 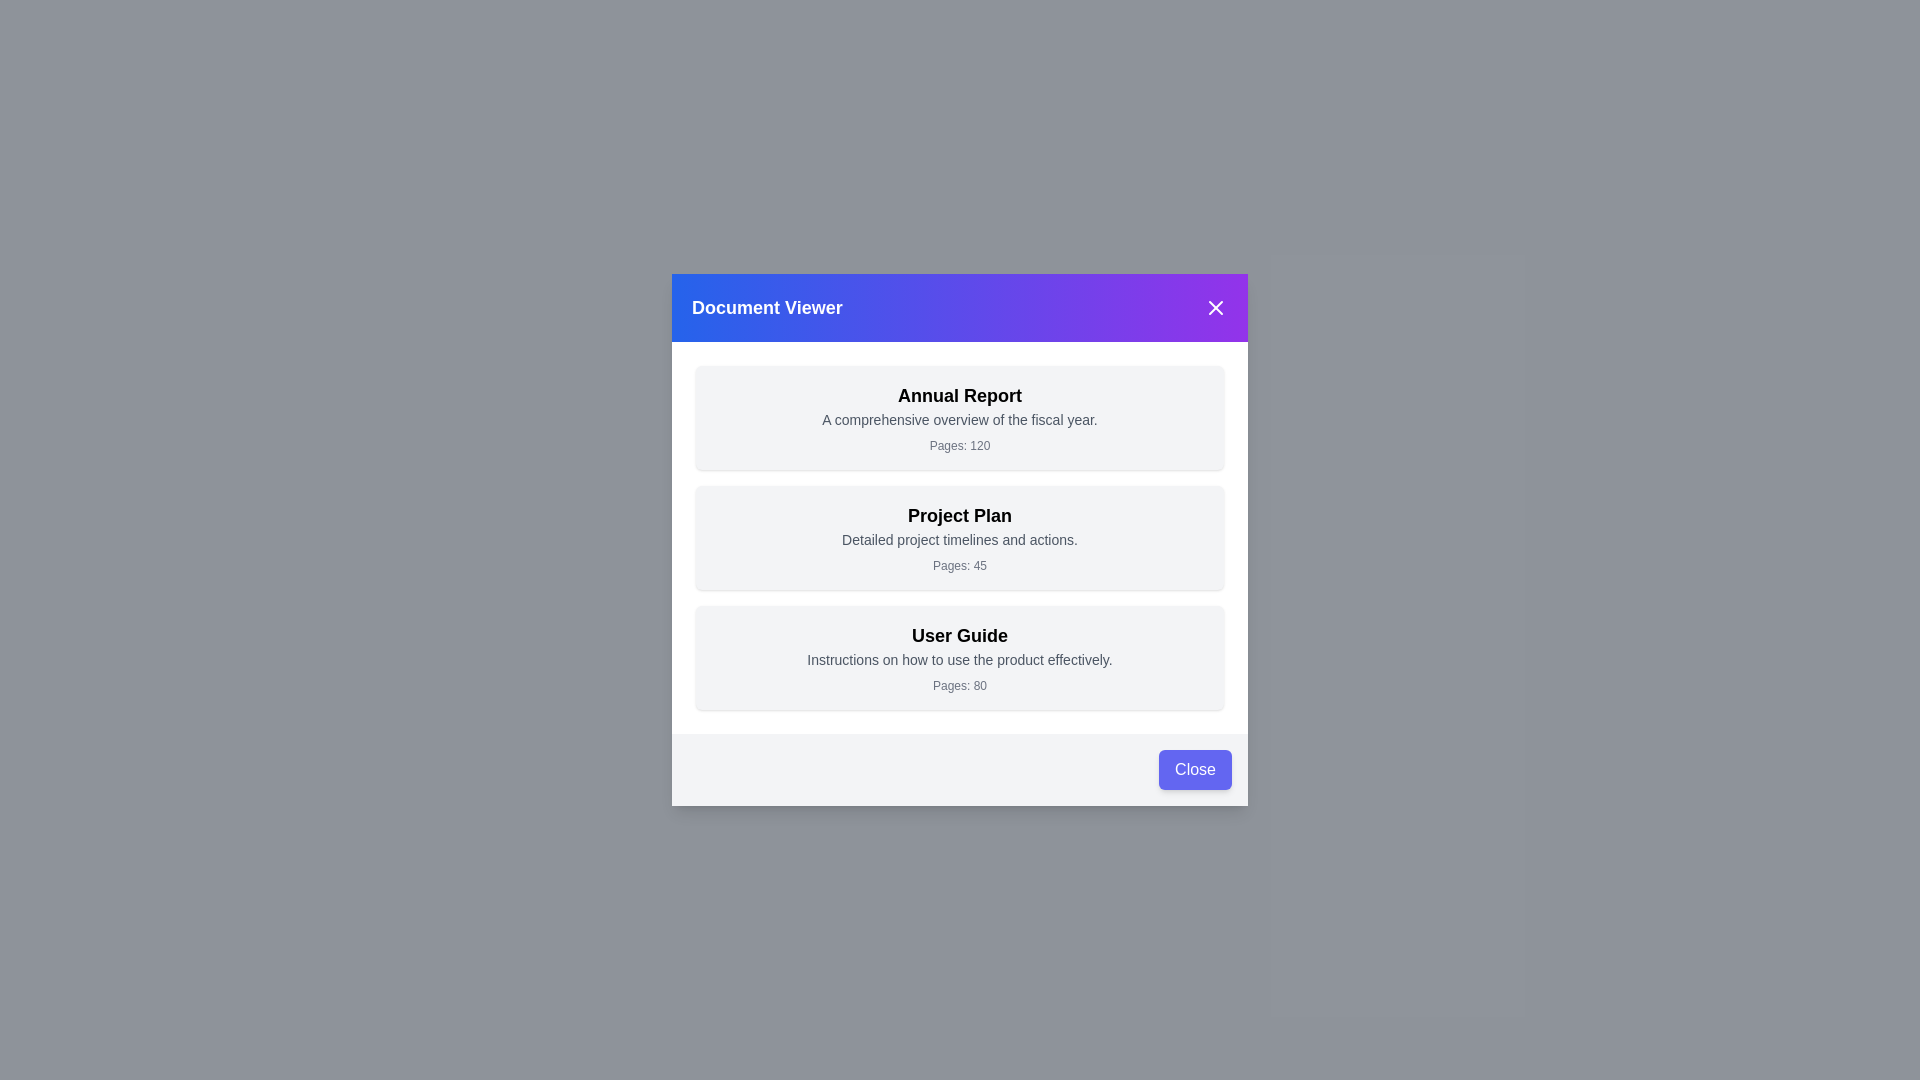 I want to click on the document item titled 'Annual Report' to observe the hover effect, so click(x=960, y=416).